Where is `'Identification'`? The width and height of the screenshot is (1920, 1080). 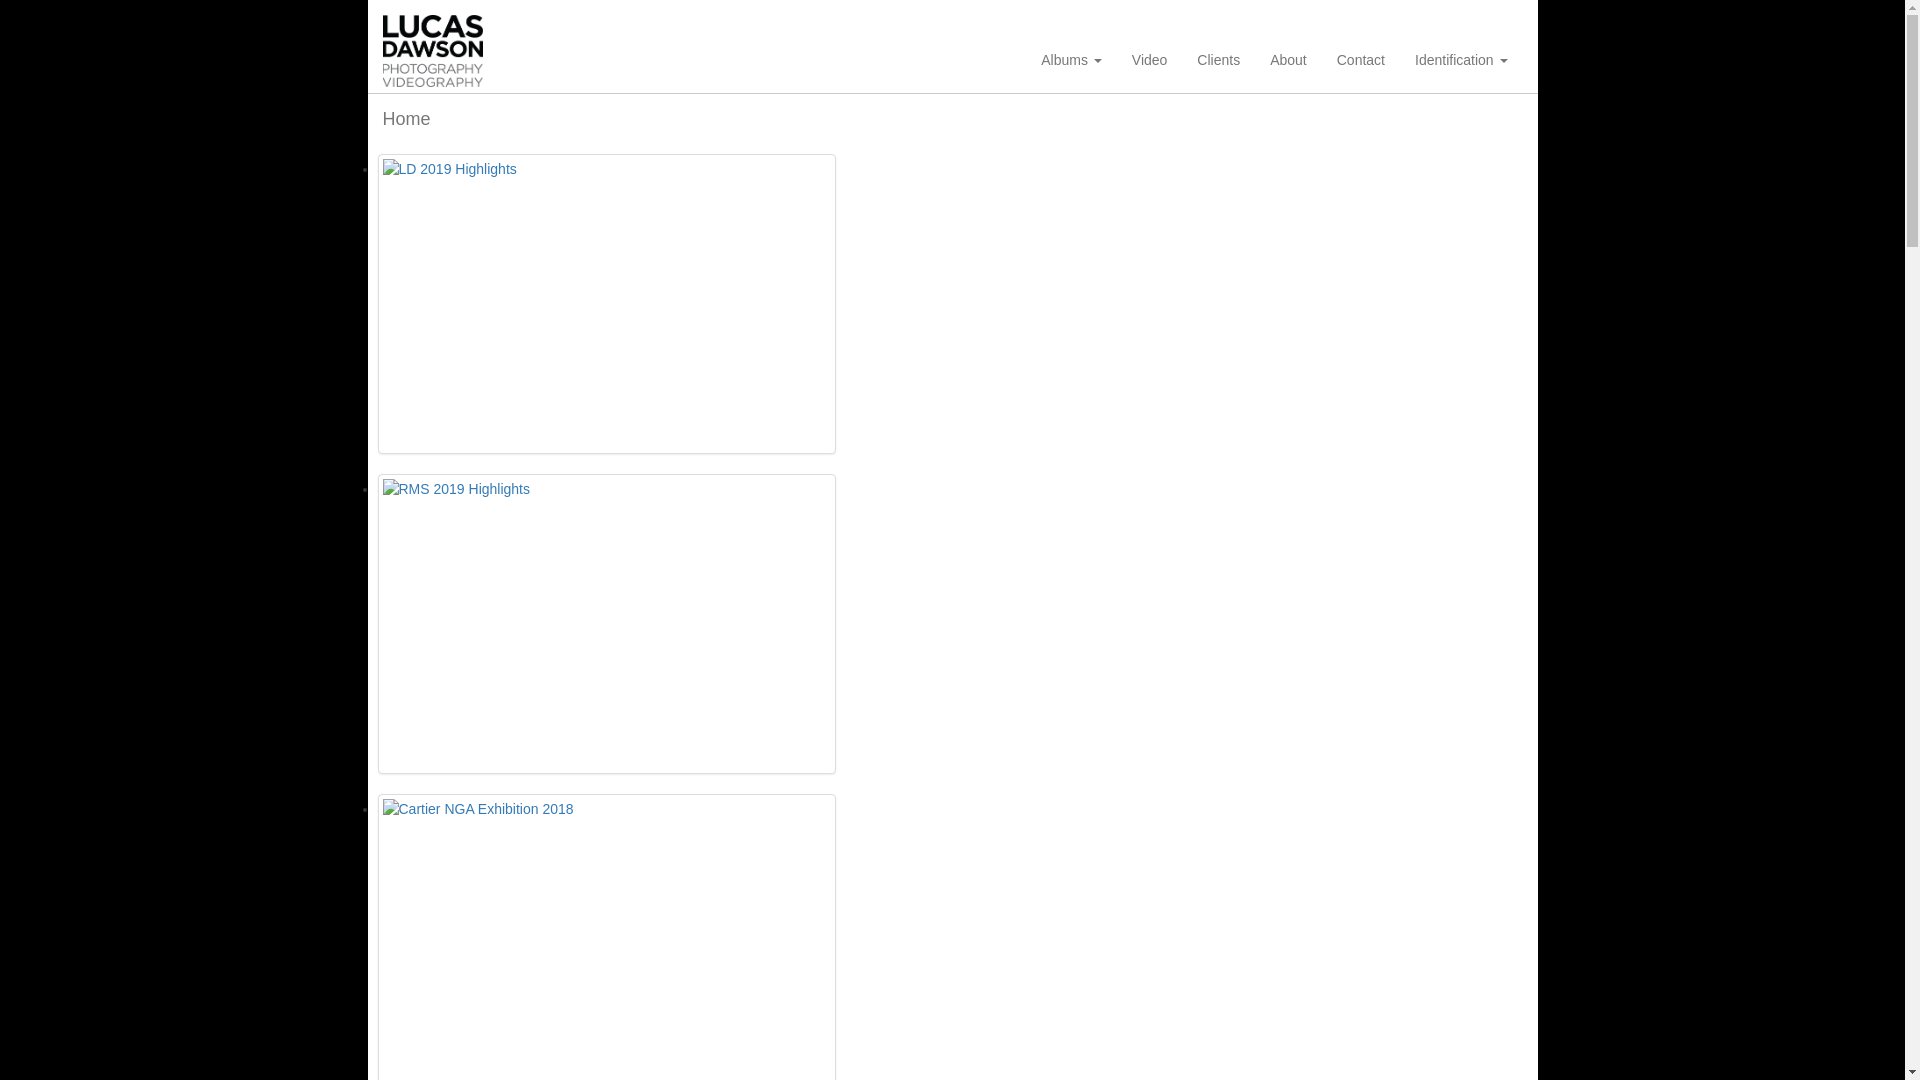 'Identification' is located at coordinates (1461, 59).